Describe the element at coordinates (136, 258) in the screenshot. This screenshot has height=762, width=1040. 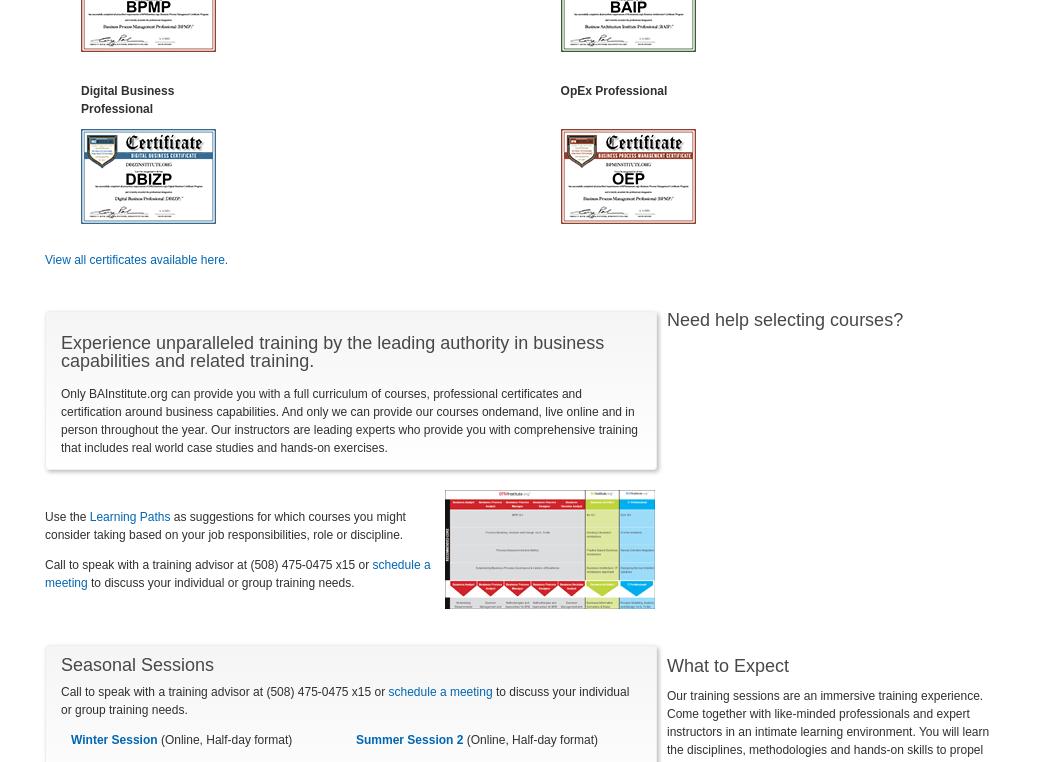
I see `'View all certificates available here.'` at that location.